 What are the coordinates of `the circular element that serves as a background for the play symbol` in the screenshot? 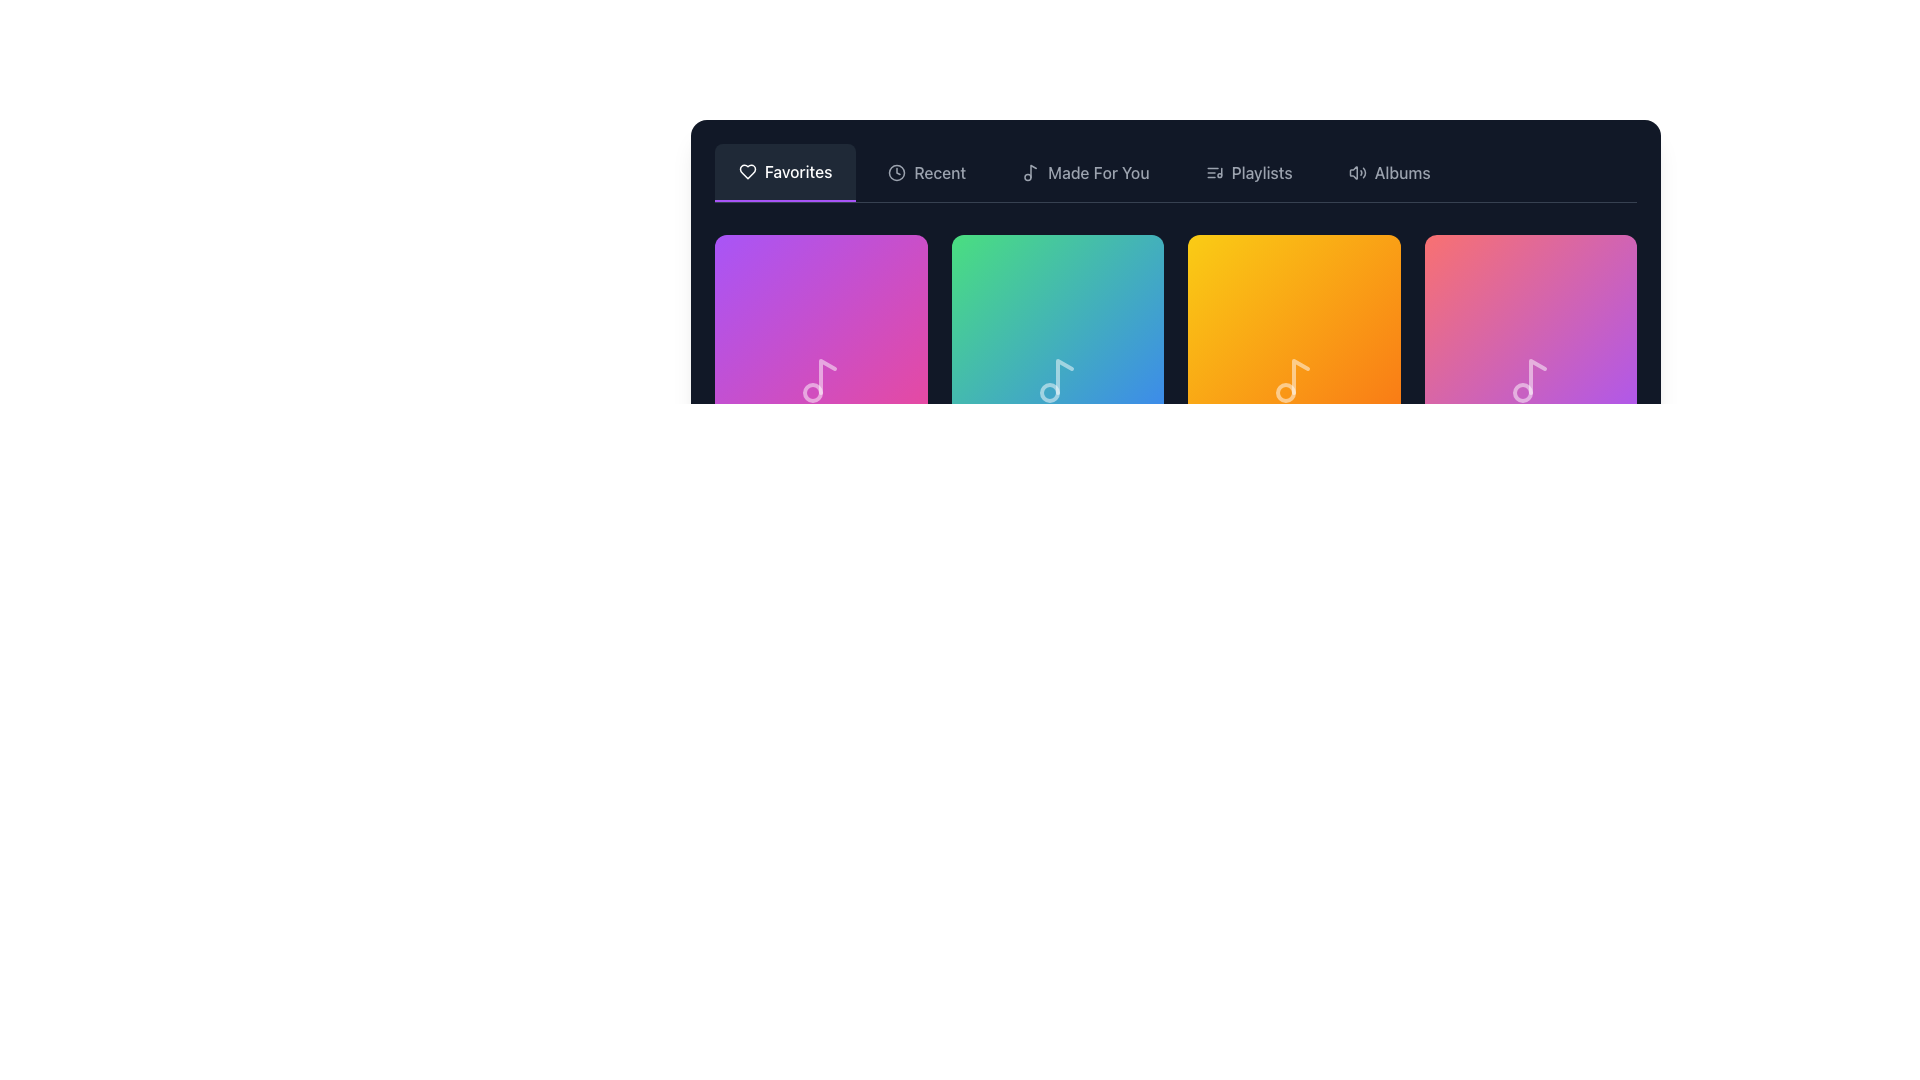 It's located at (888, 385).